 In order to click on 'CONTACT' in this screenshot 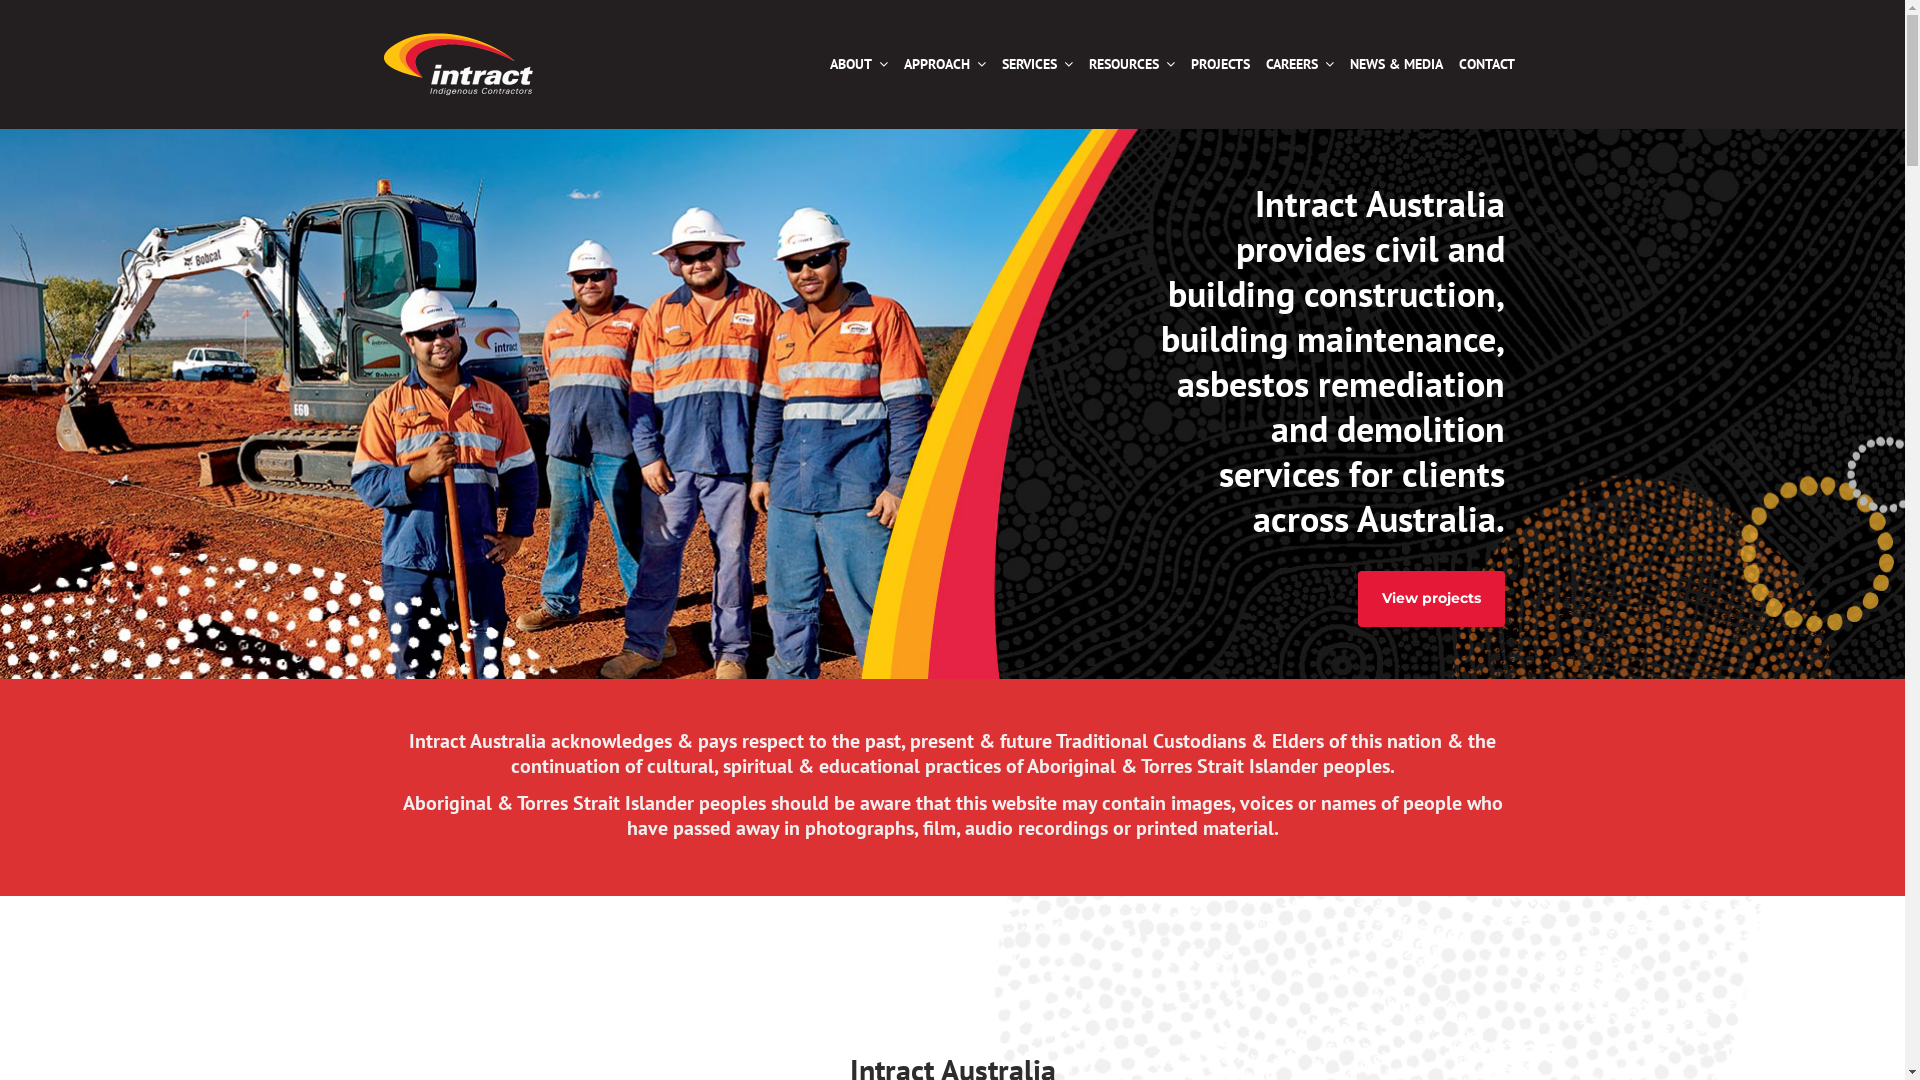, I will do `click(1486, 63)`.